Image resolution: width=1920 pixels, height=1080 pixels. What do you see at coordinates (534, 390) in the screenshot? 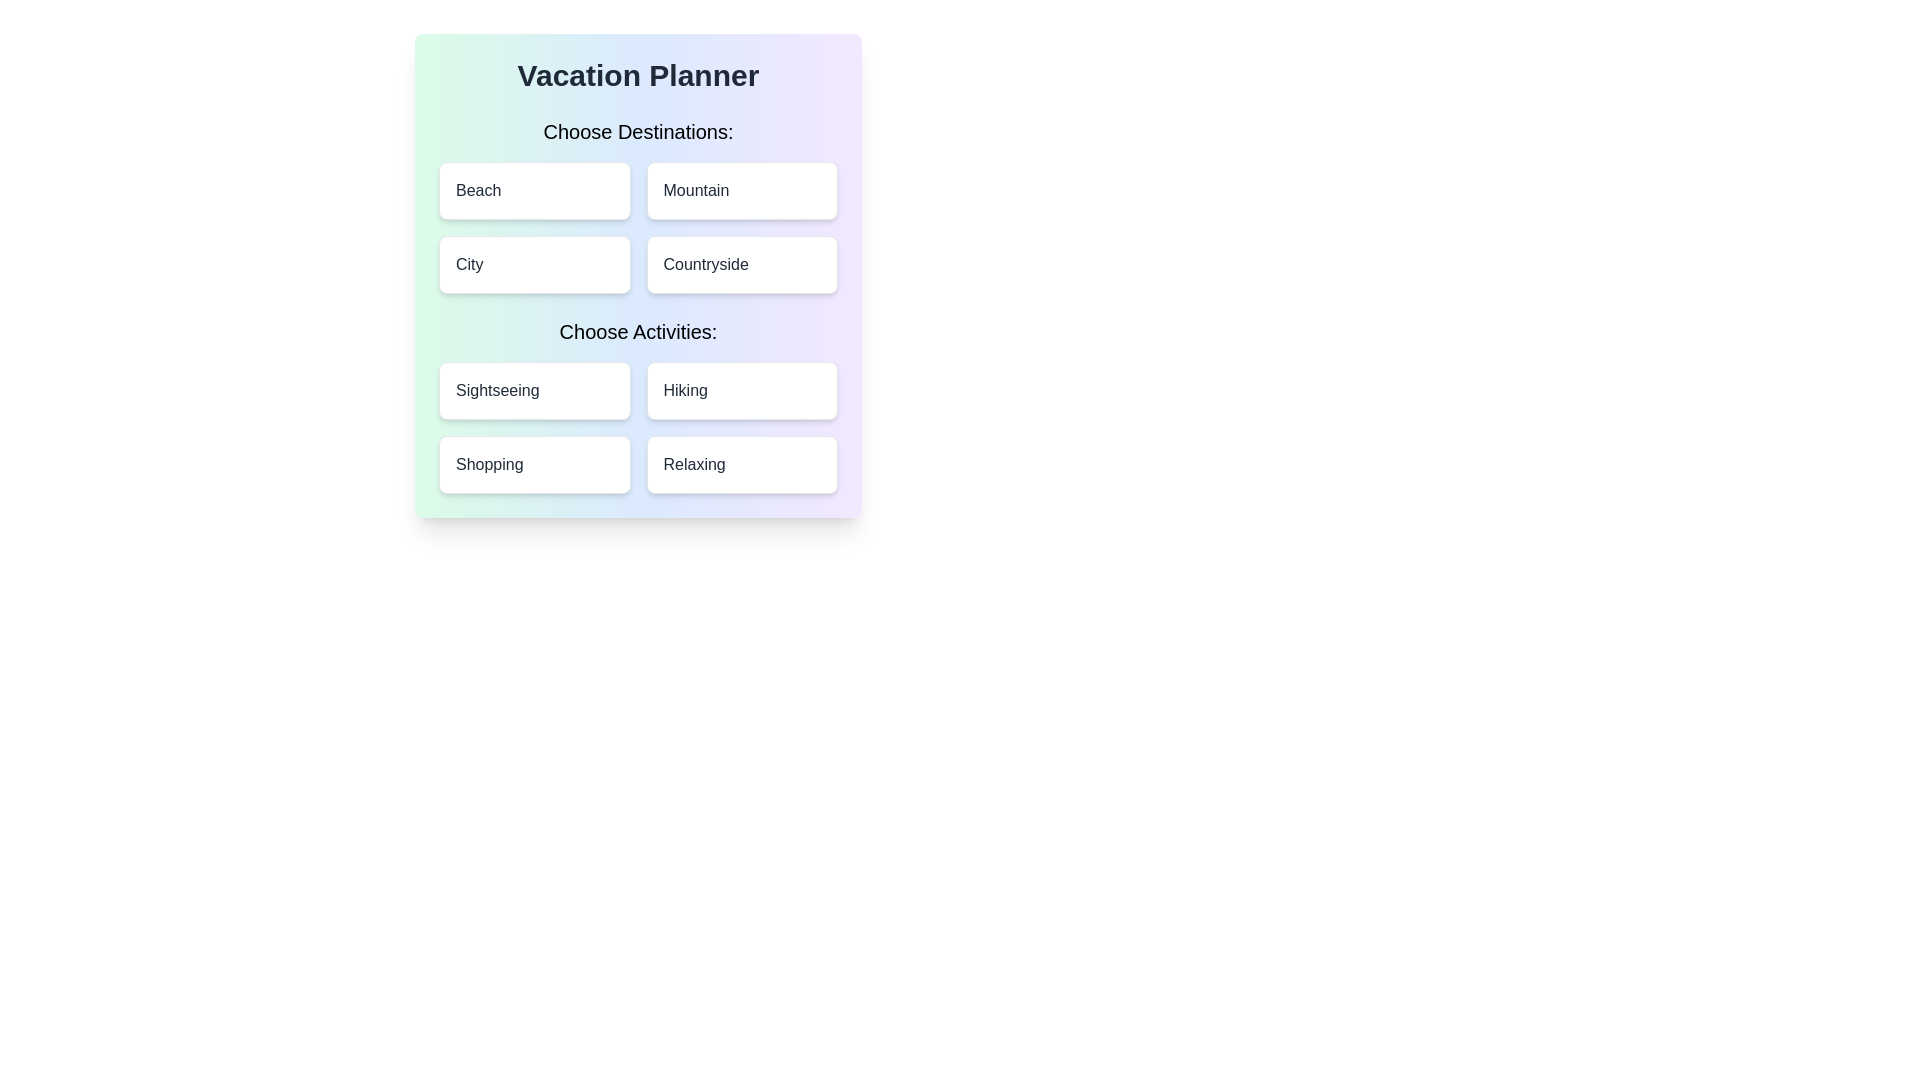
I see `the 'Sightseeing' button which is the top-left option in the second grid row labeled 'Choose Activities'` at bounding box center [534, 390].